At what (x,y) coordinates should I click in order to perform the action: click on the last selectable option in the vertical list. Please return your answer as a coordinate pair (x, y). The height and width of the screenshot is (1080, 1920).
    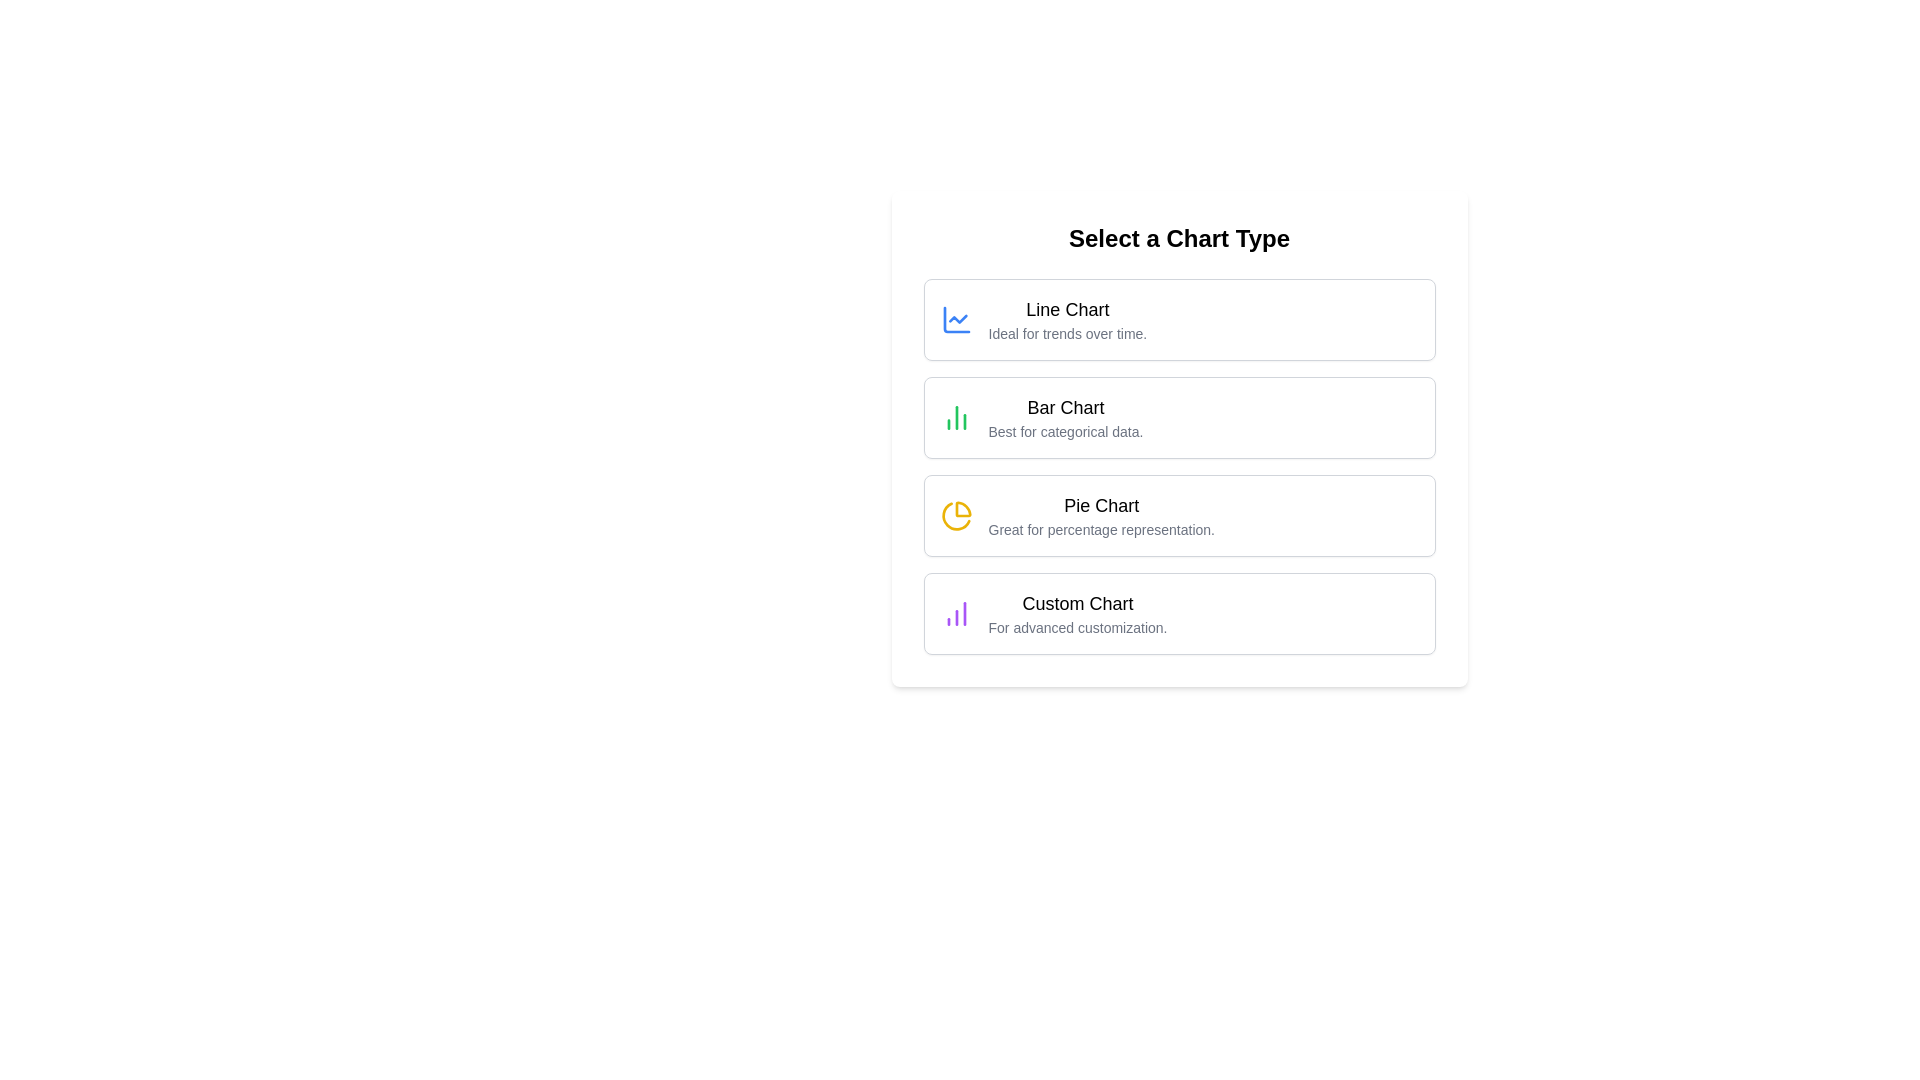
    Looking at the image, I should click on (1179, 612).